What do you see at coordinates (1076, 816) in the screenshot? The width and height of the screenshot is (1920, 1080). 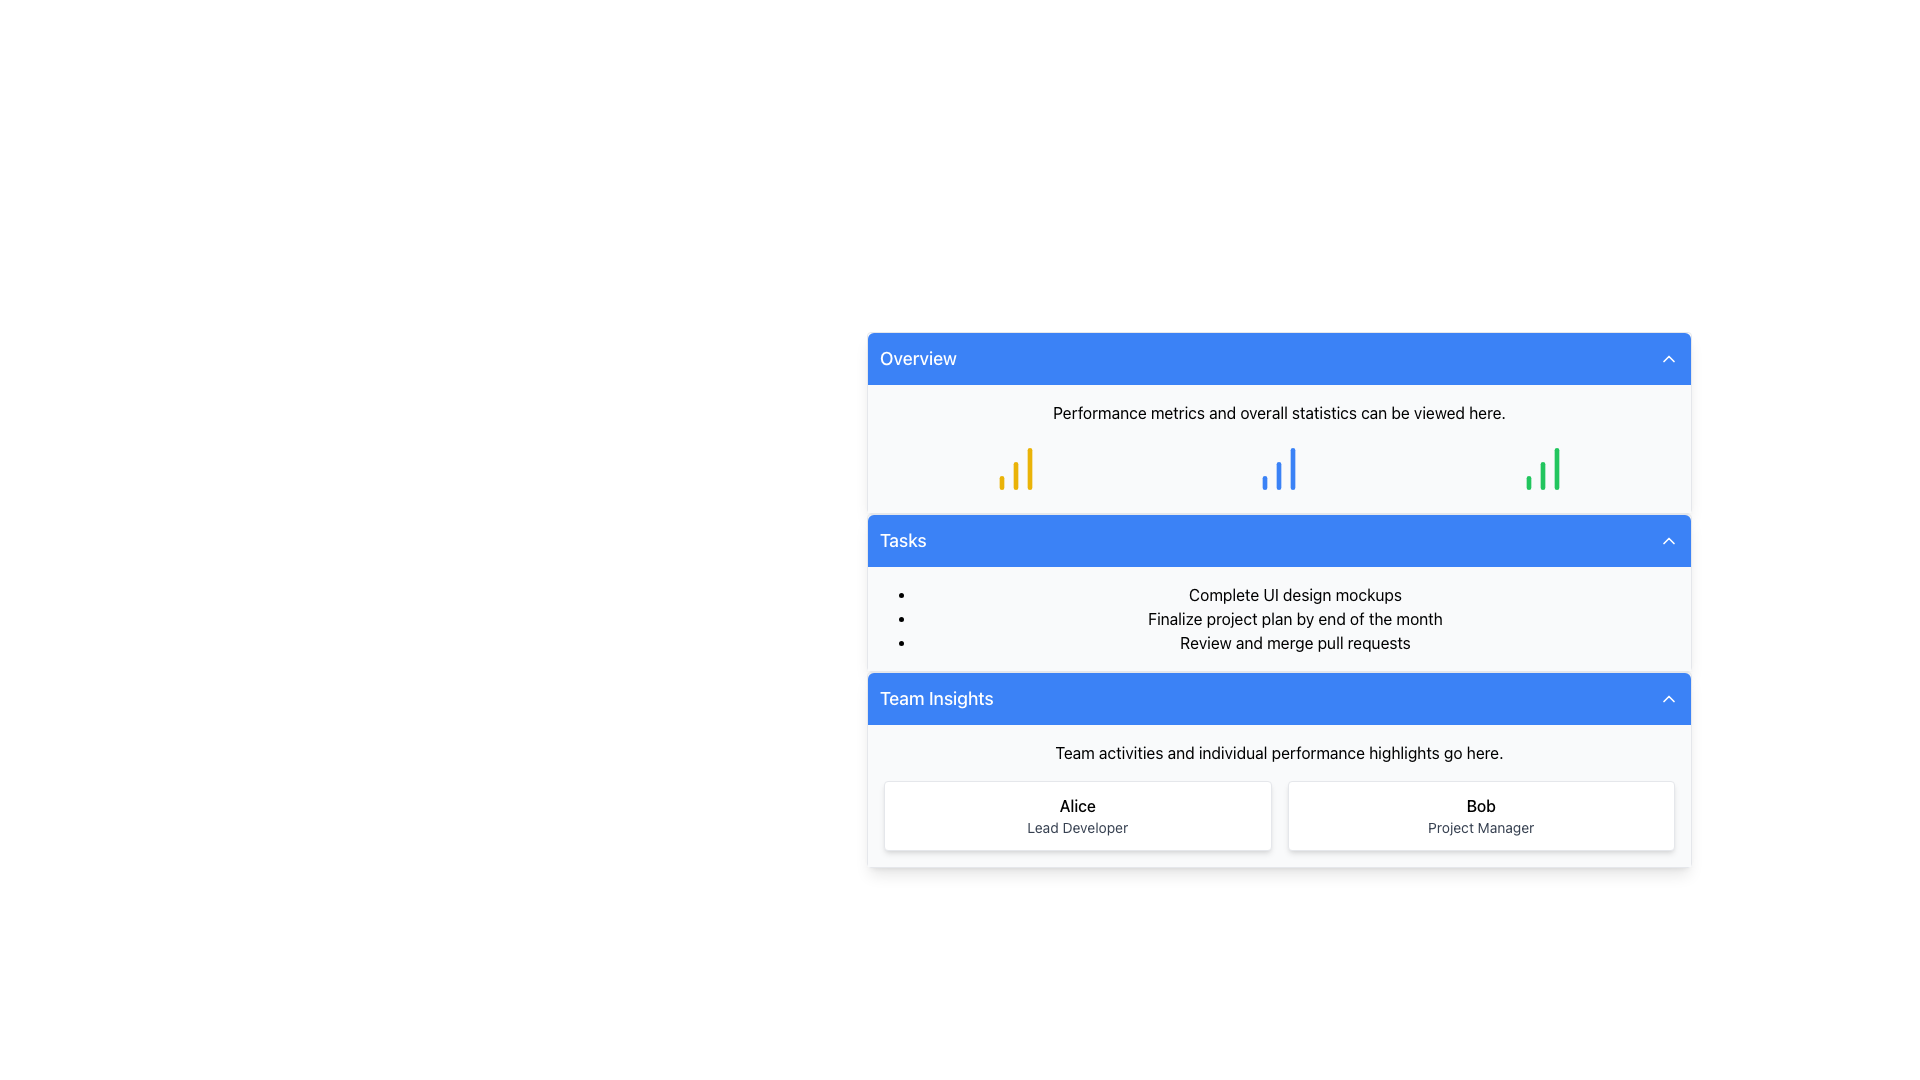 I see `displayed information on the Card Component showing 'Alice' and 'Lead Developer', which is the first card in the 'Team Insights' section` at bounding box center [1076, 816].